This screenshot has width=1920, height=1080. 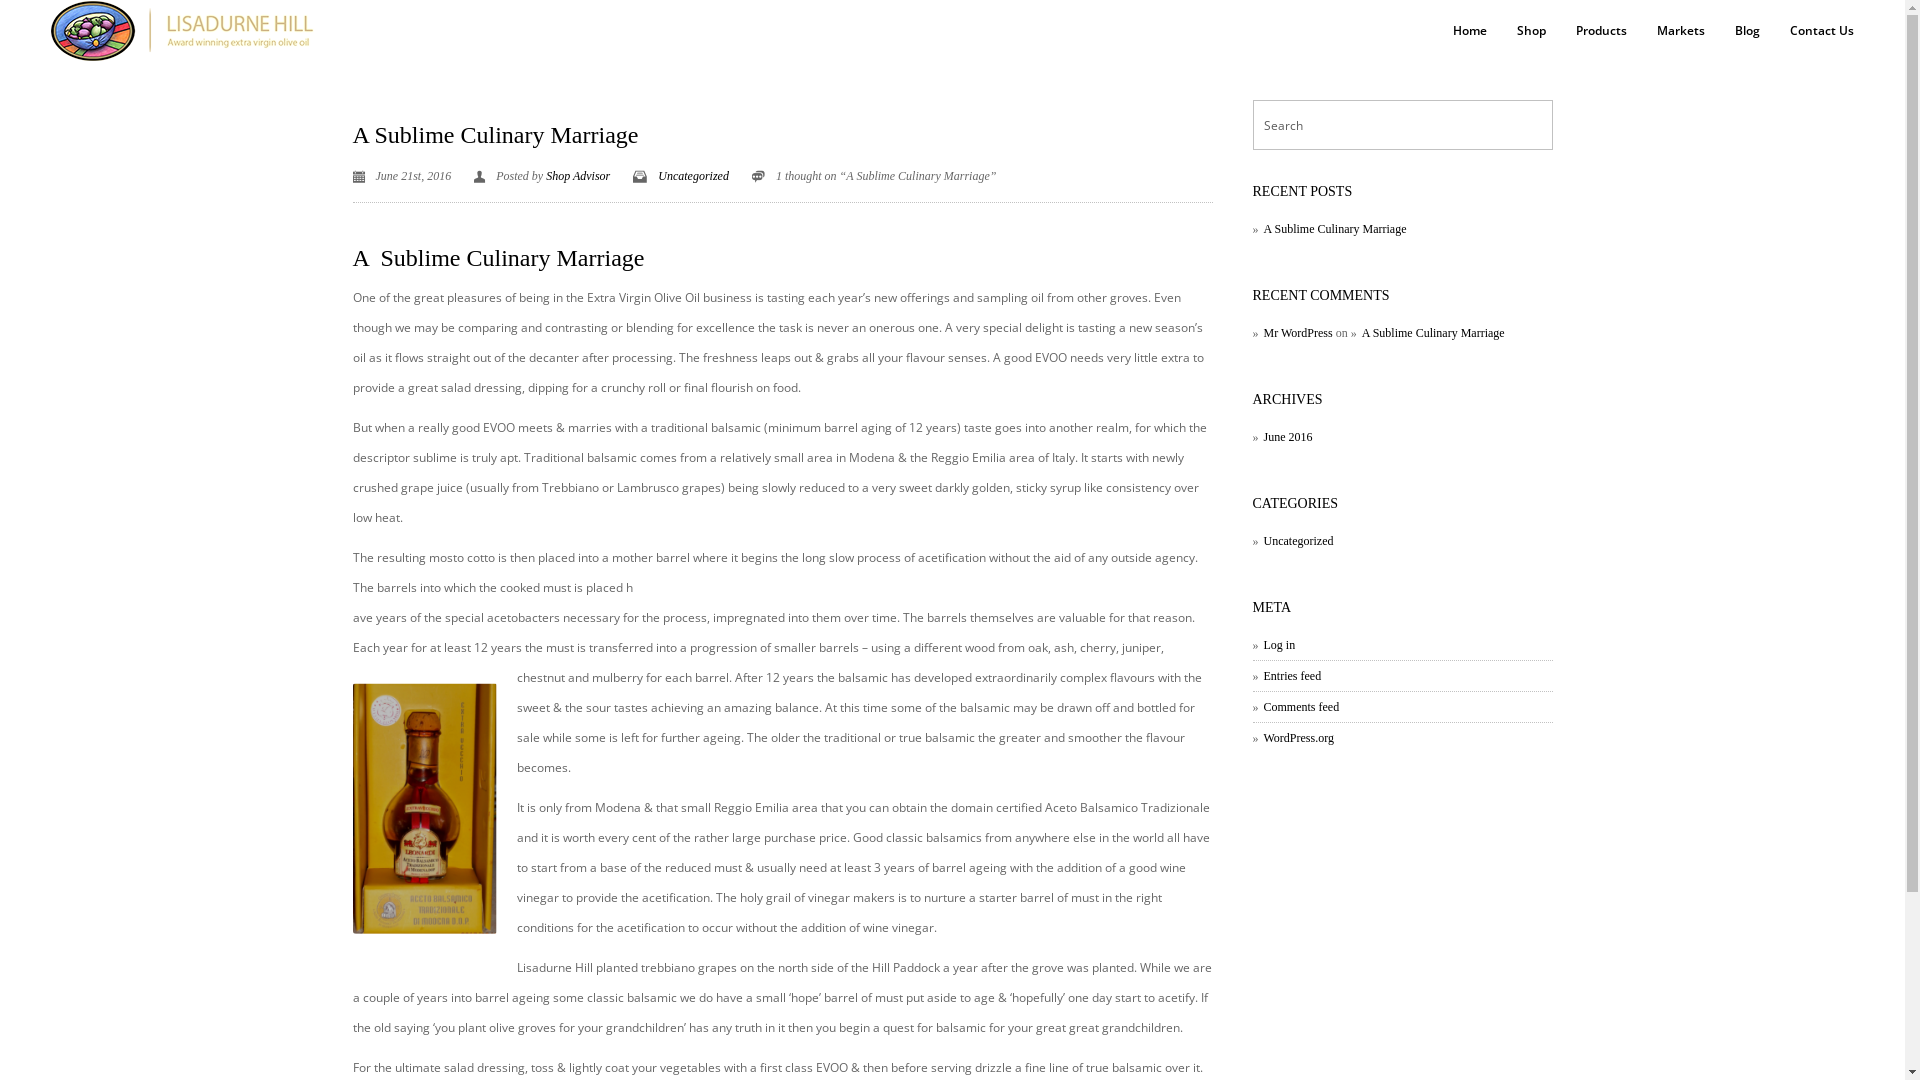 What do you see at coordinates (1822, 30) in the screenshot?
I see `'Contact Us'` at bounding box center [1822, 30].